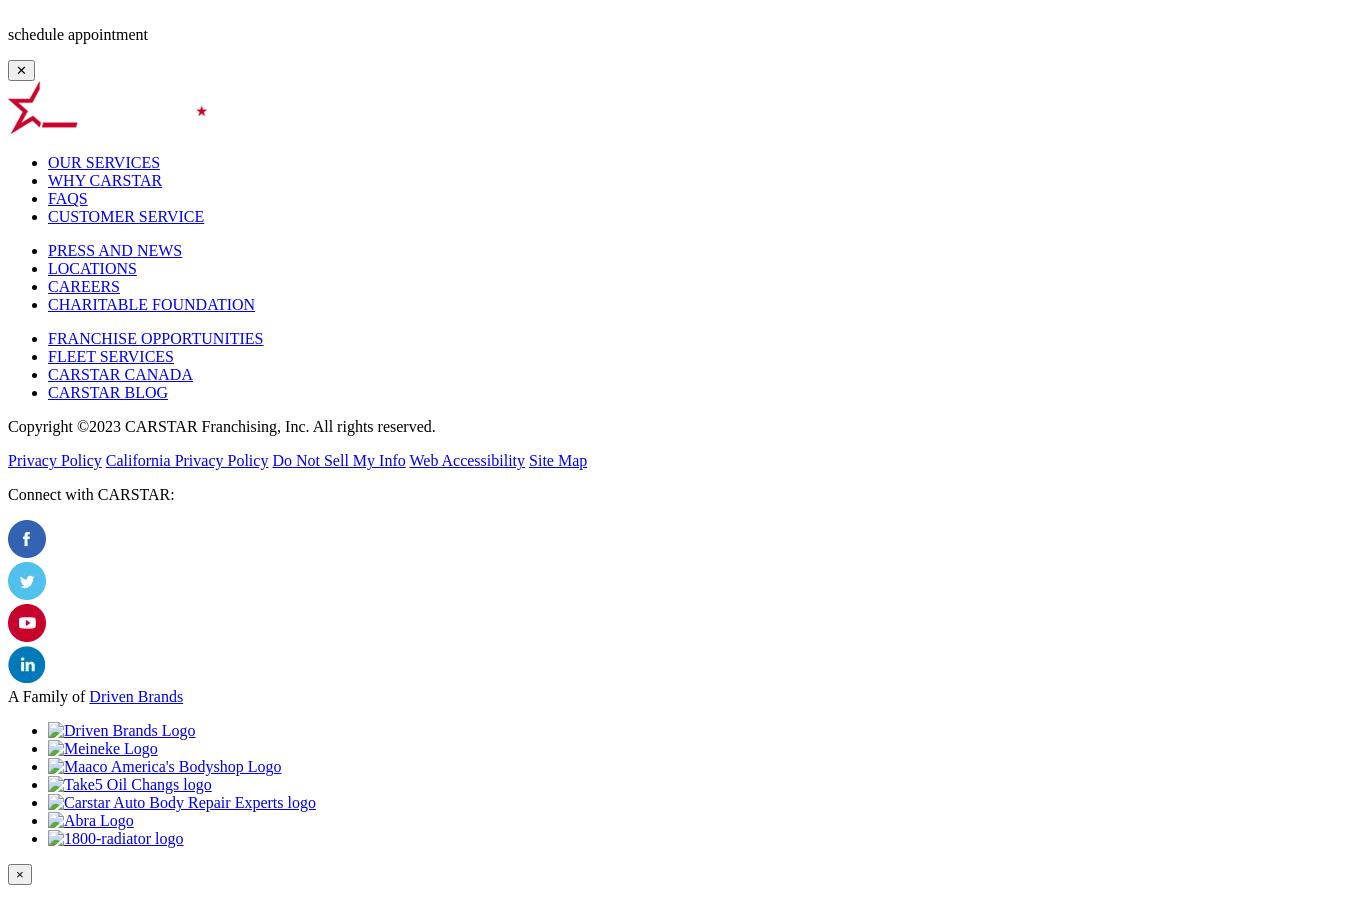 The width and height of the screenshot is (1366, 909). Describe the element at coordinates (67, 198) in the screenshot. I see `'FAQS'` at that location.